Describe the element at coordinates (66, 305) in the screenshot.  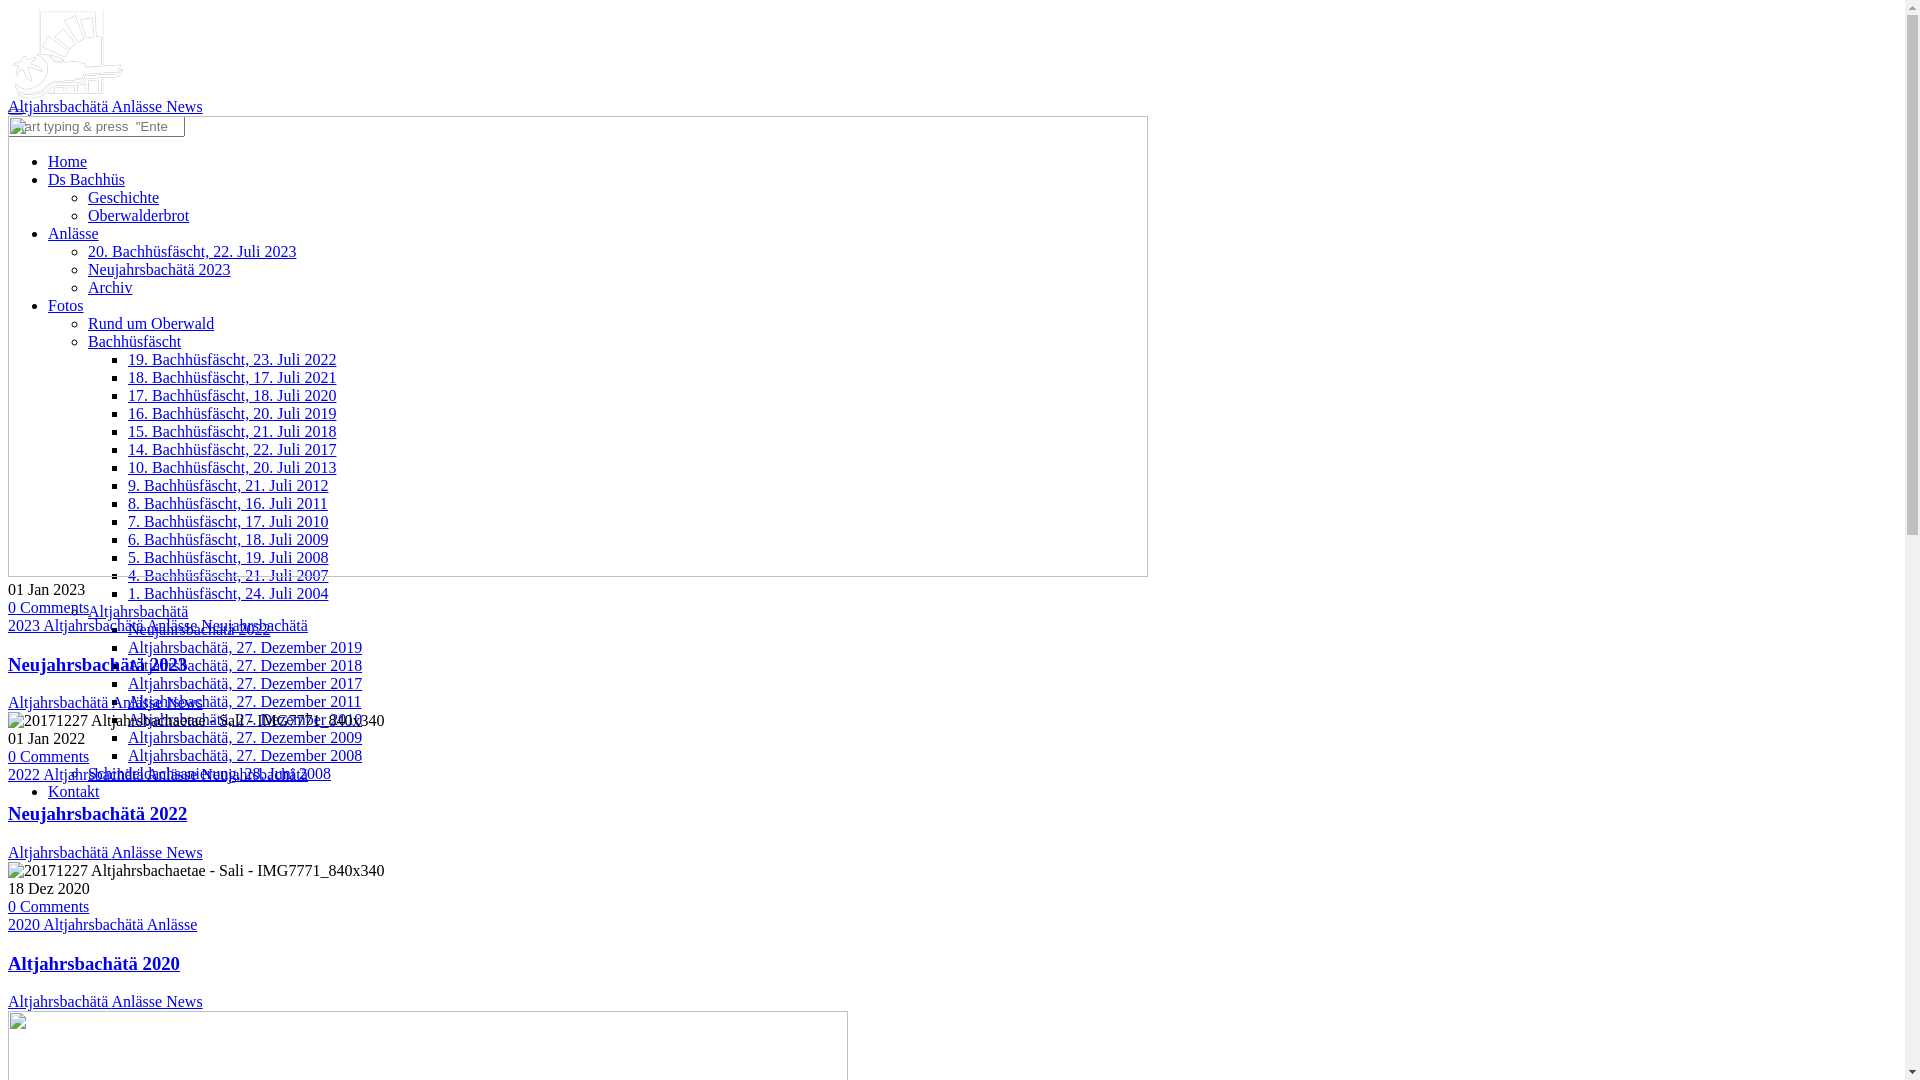
I see `'Fotos'` at that location.